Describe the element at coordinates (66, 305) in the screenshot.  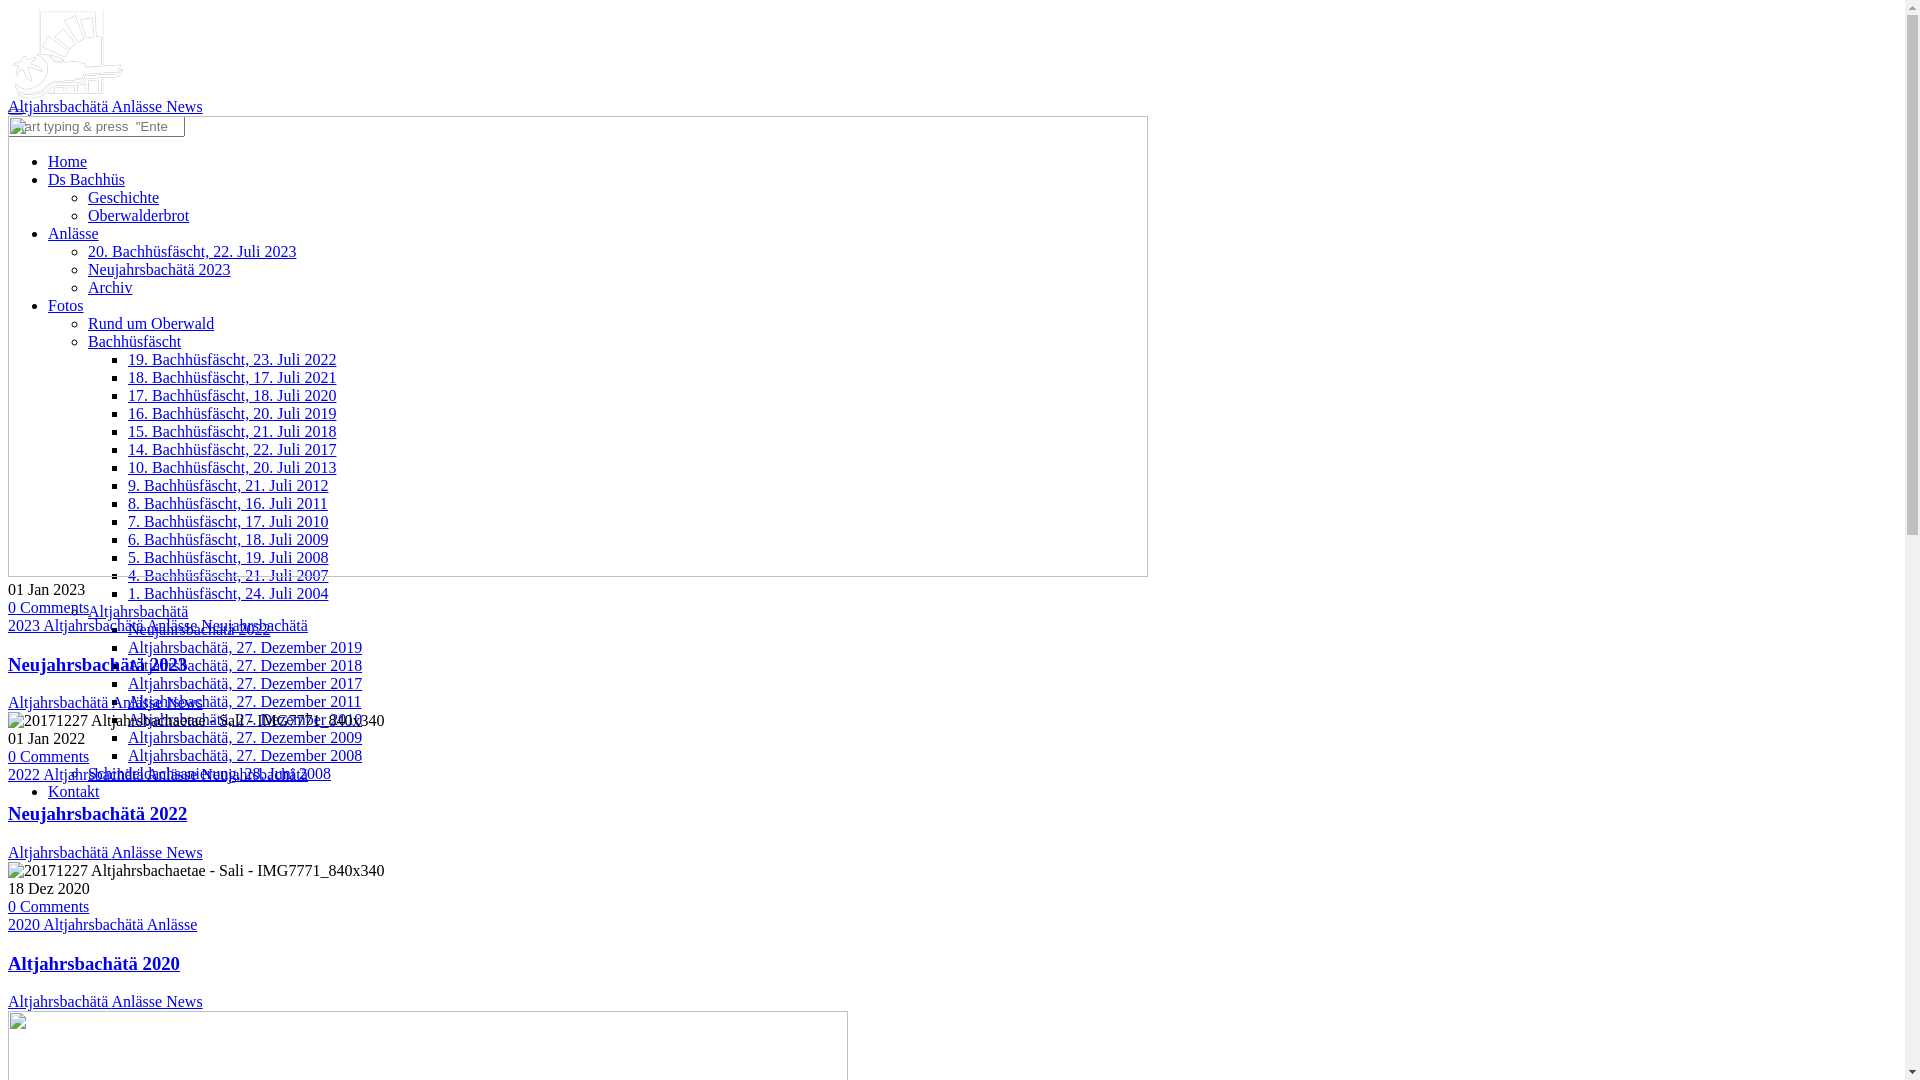
I see `'Fotos'` at that location.